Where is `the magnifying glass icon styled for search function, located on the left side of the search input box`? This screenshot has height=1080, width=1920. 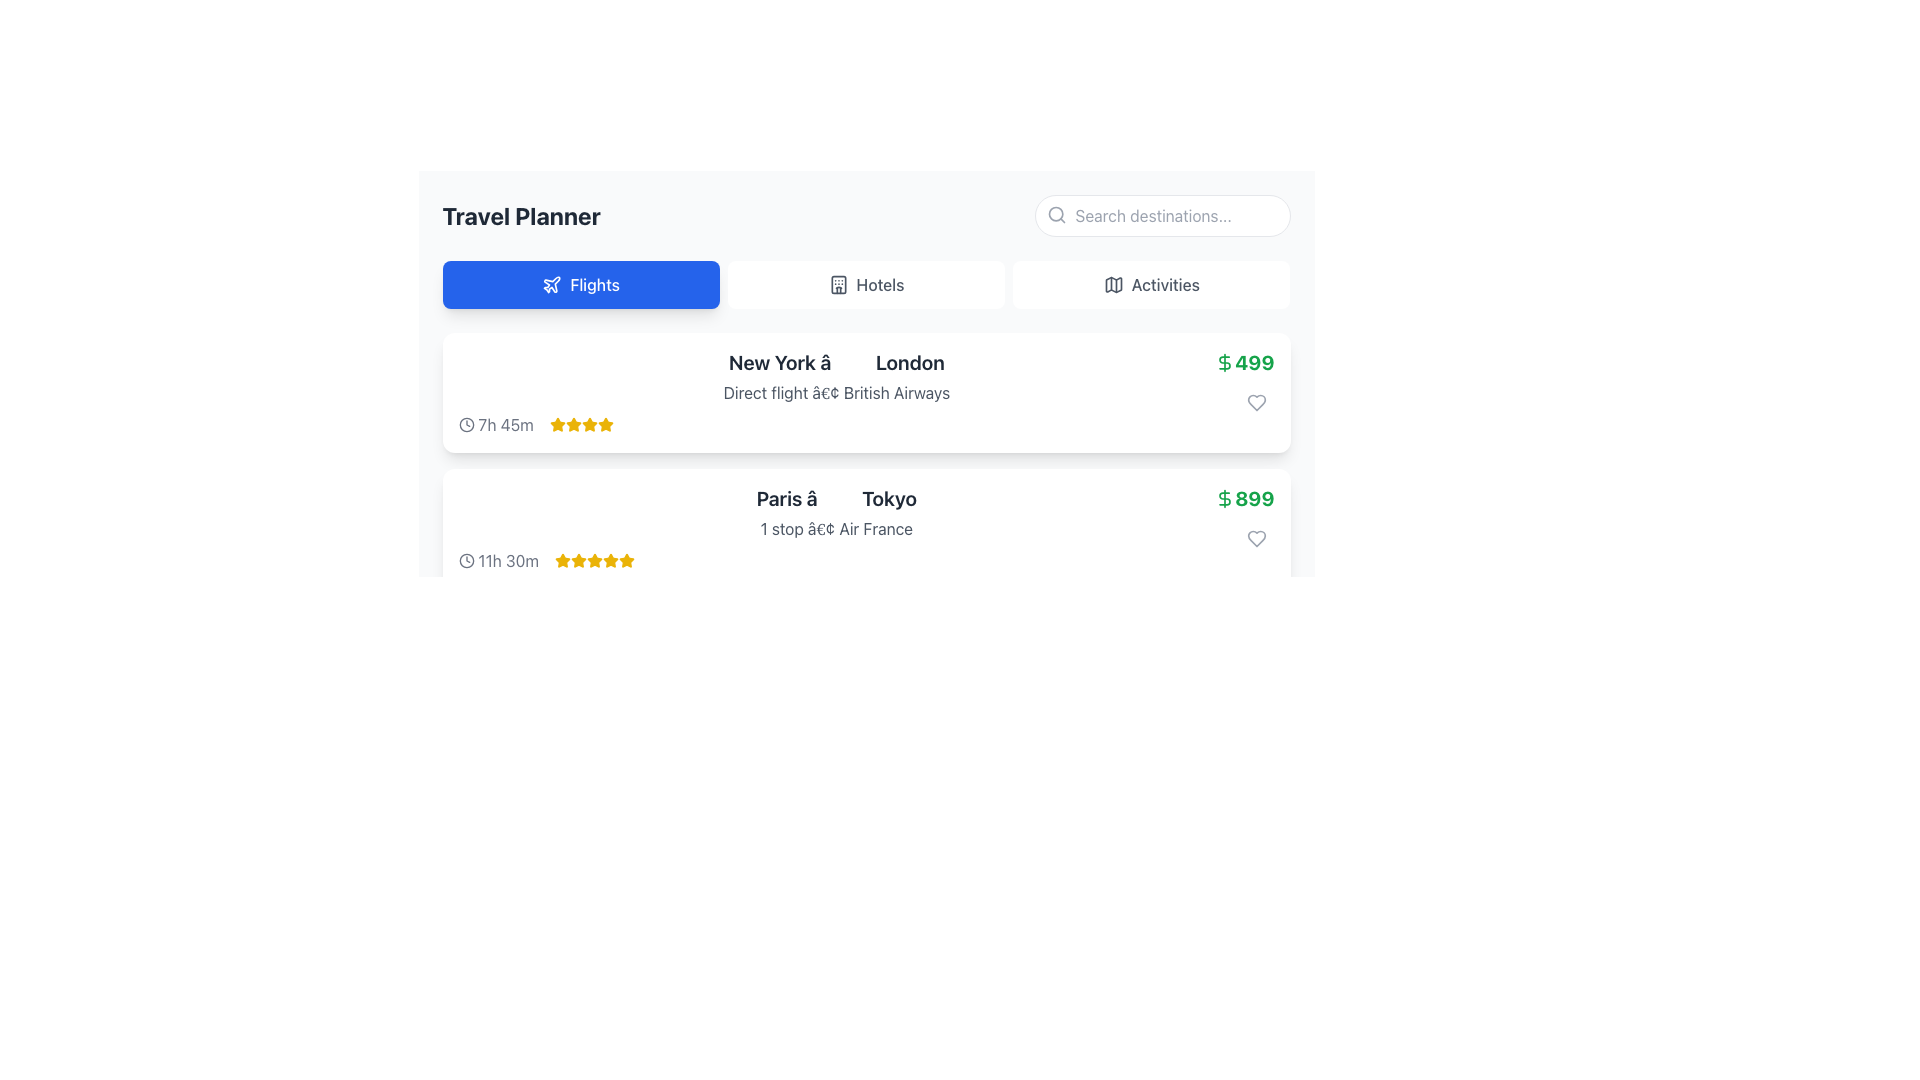 the magnifying glass icon styled for search function, located on the left side of the search input box is located at coordinates (1055, 215).